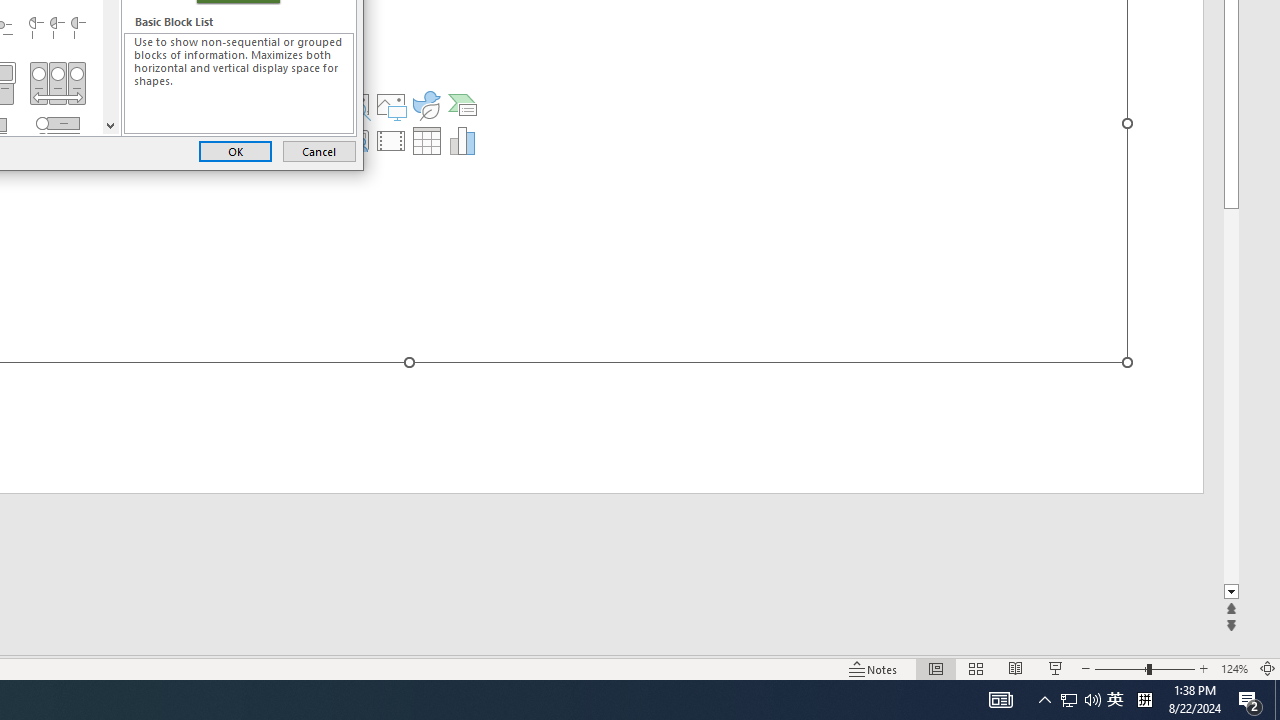  What do you see at coordinates (318, 150) in the screenshot?
I see `'Cancel'` at bounding box center [318, 150].